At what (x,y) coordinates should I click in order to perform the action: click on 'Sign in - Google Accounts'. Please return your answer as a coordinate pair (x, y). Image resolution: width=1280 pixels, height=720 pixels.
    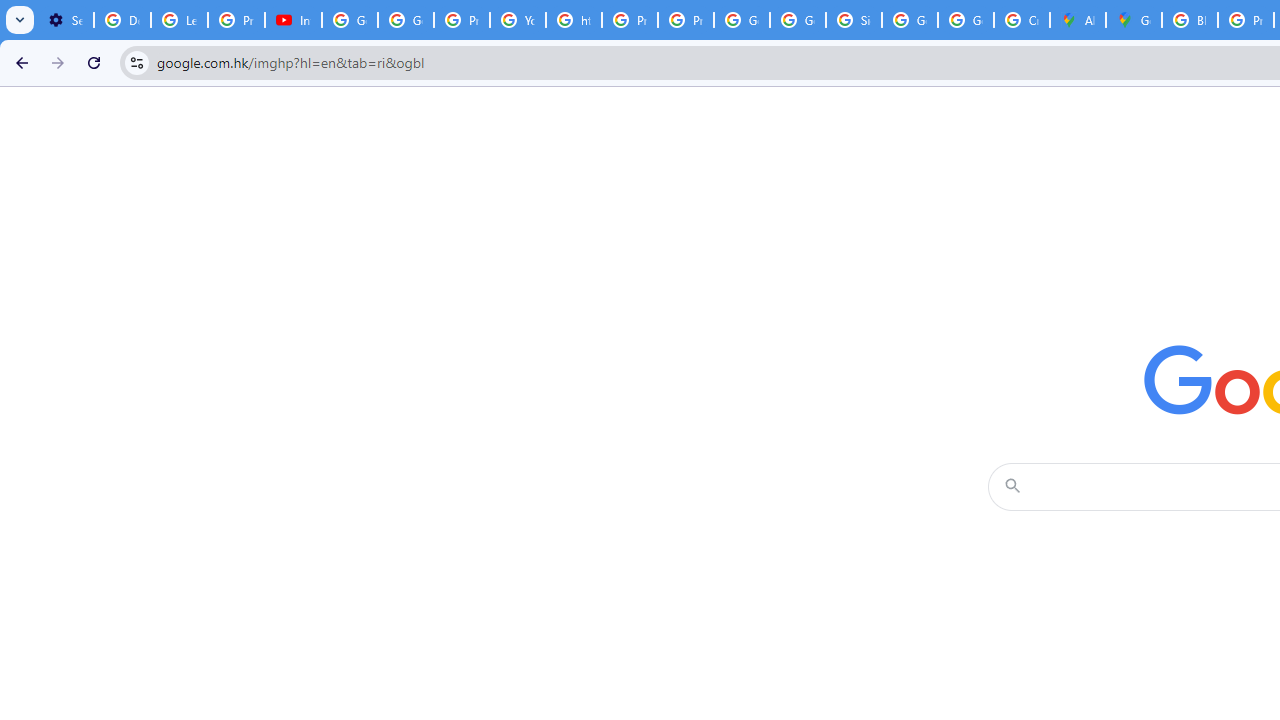
    Looking at the image, I should click on (853, 20).